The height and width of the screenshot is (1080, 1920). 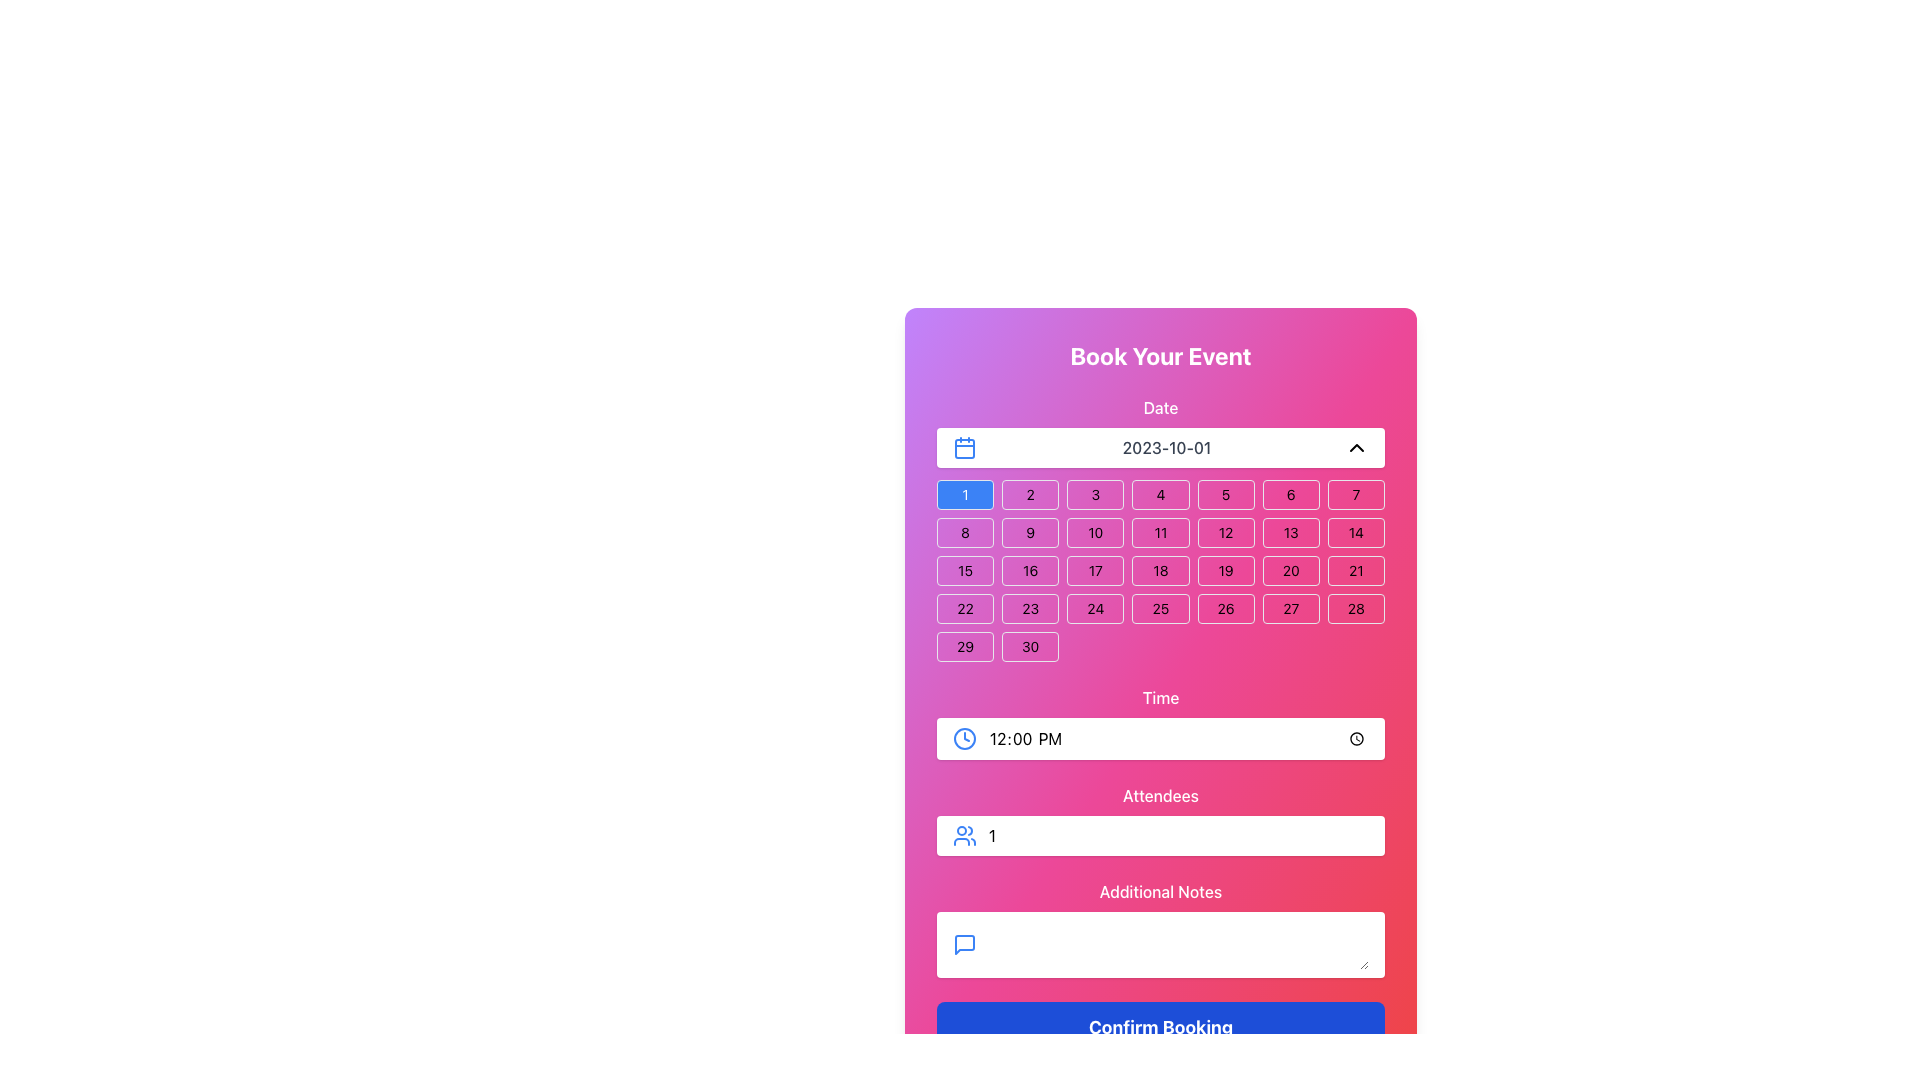 What do you see at coordinates (1161, 531) in the screenshot?
I see `the fifth number button in the second row of the calendar interface` at bounding box center [1161, 531].